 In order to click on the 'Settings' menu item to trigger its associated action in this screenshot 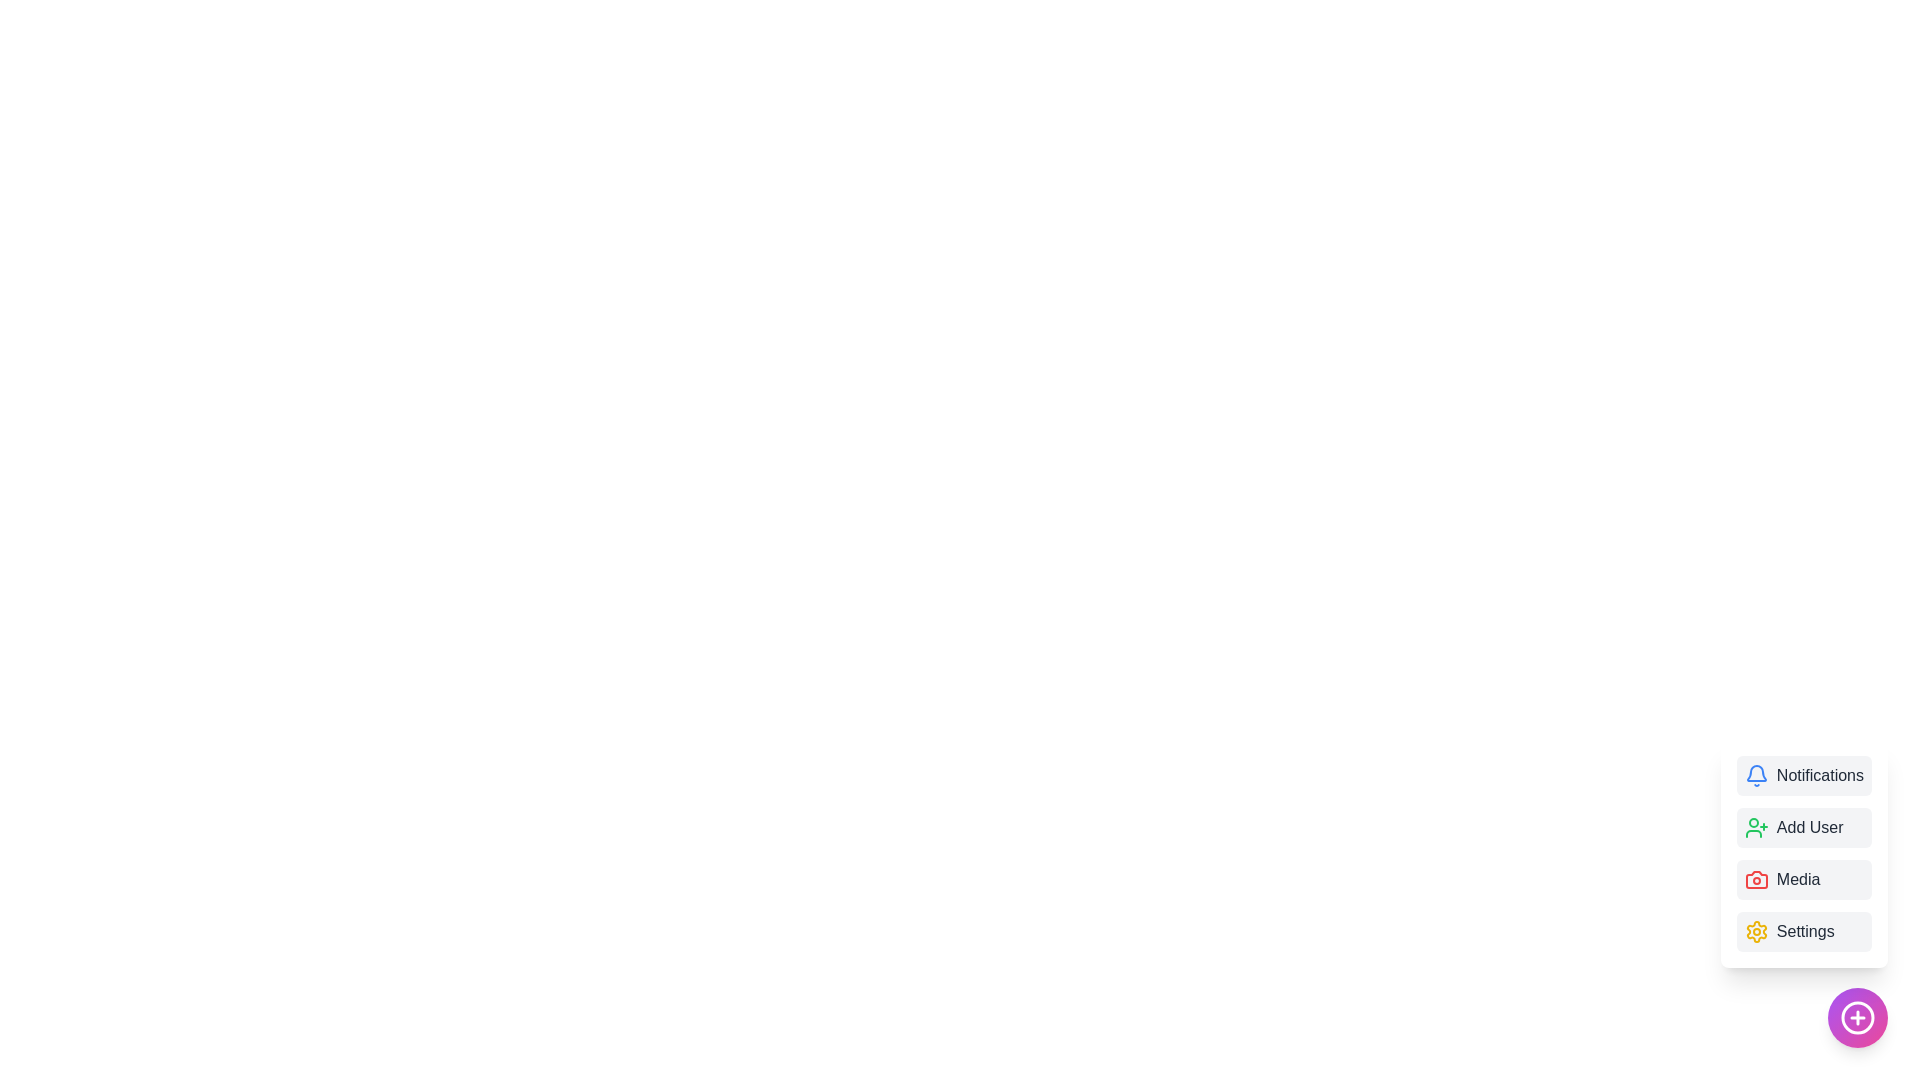, I will do `click(1804, 932)`.